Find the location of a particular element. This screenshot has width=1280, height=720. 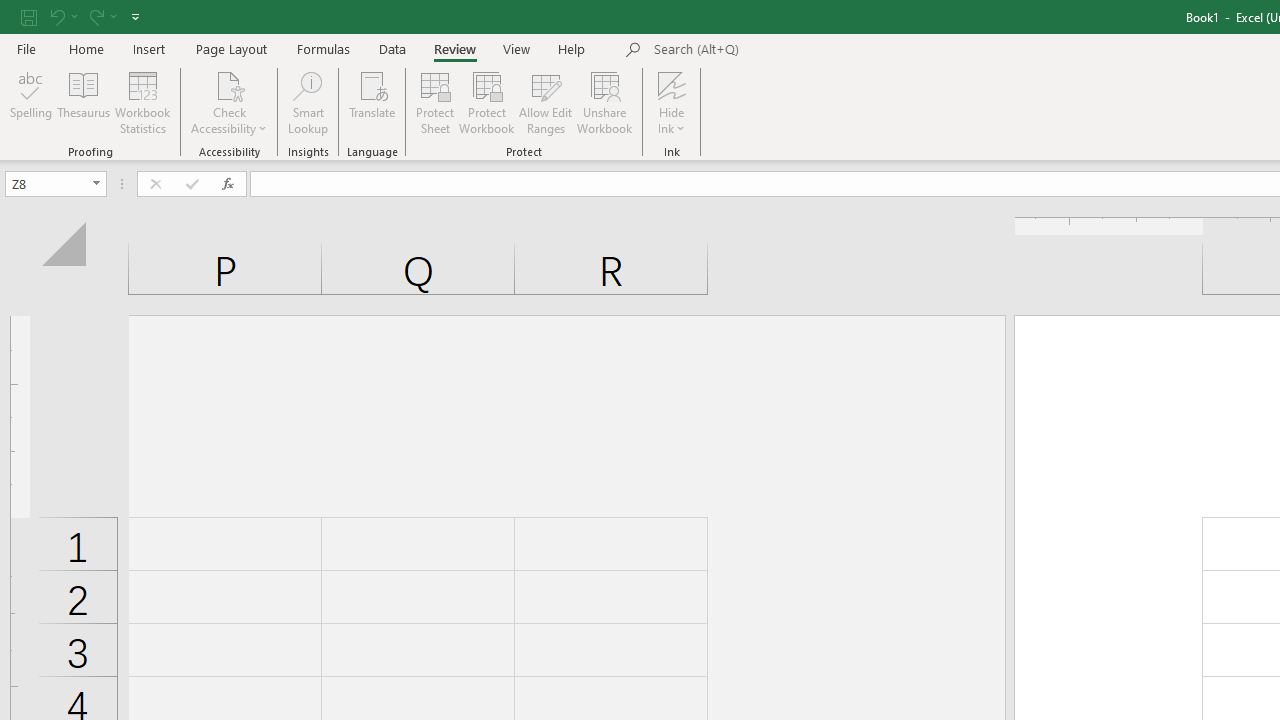

'Hide Ink' is located at coordinates (672, 84).